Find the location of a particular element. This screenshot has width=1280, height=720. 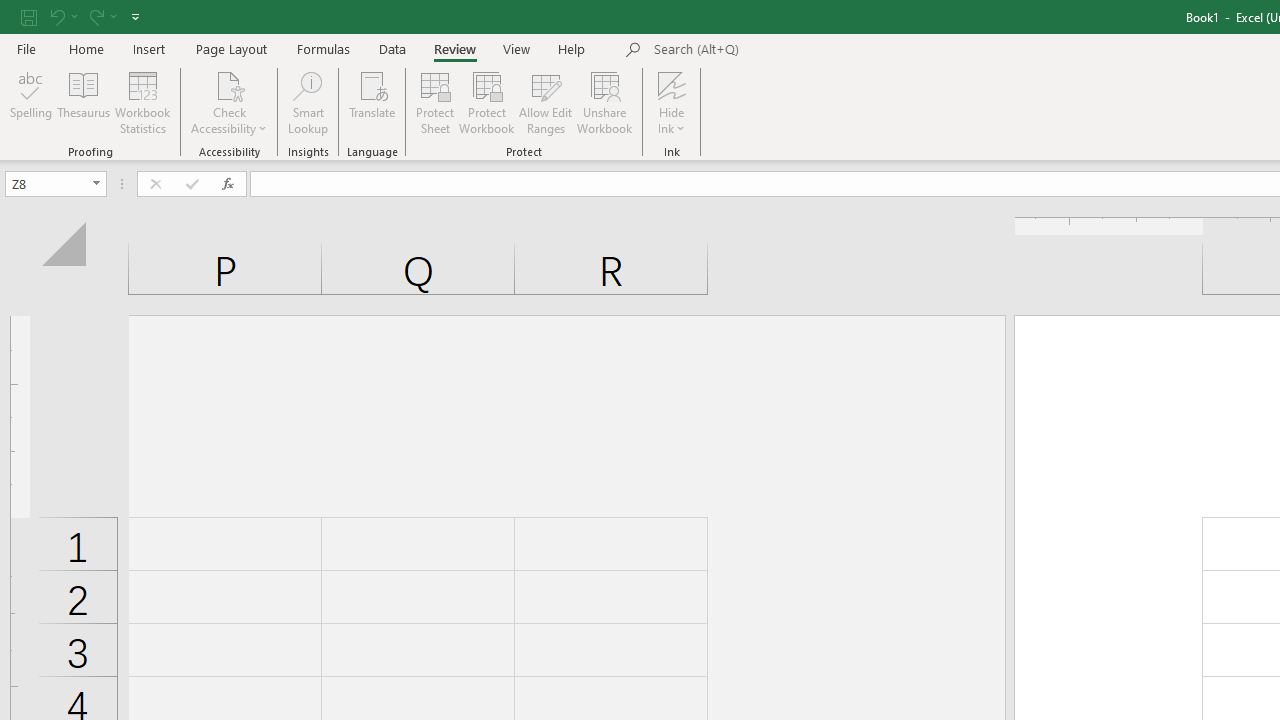

'Hide Ink' is located at coordinates (672, 84).